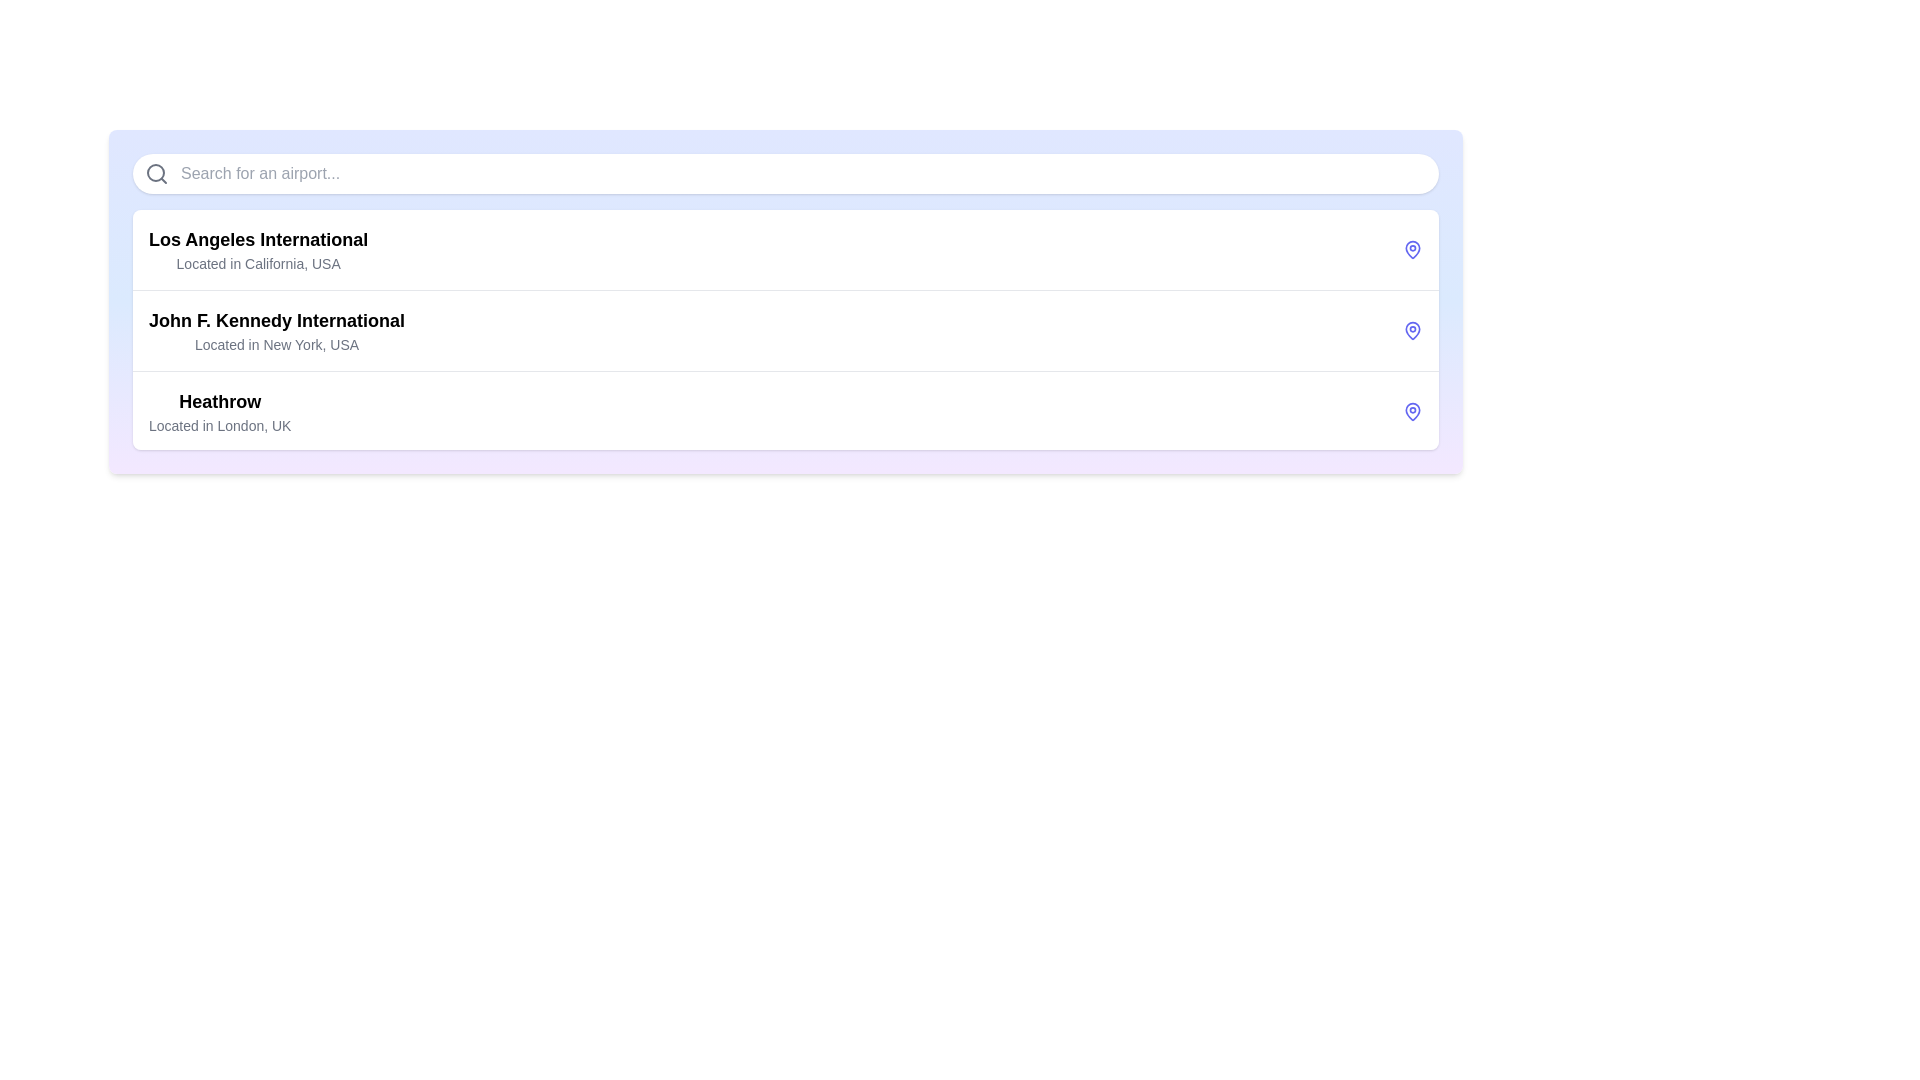  What do you see at coordinates (220, 401) in the screenshot?
I see `the text label displaying 'Heathrow' for accessibility purposes, located at the bottom of the airport names list in the search interface` at bounding box center [220, 401].